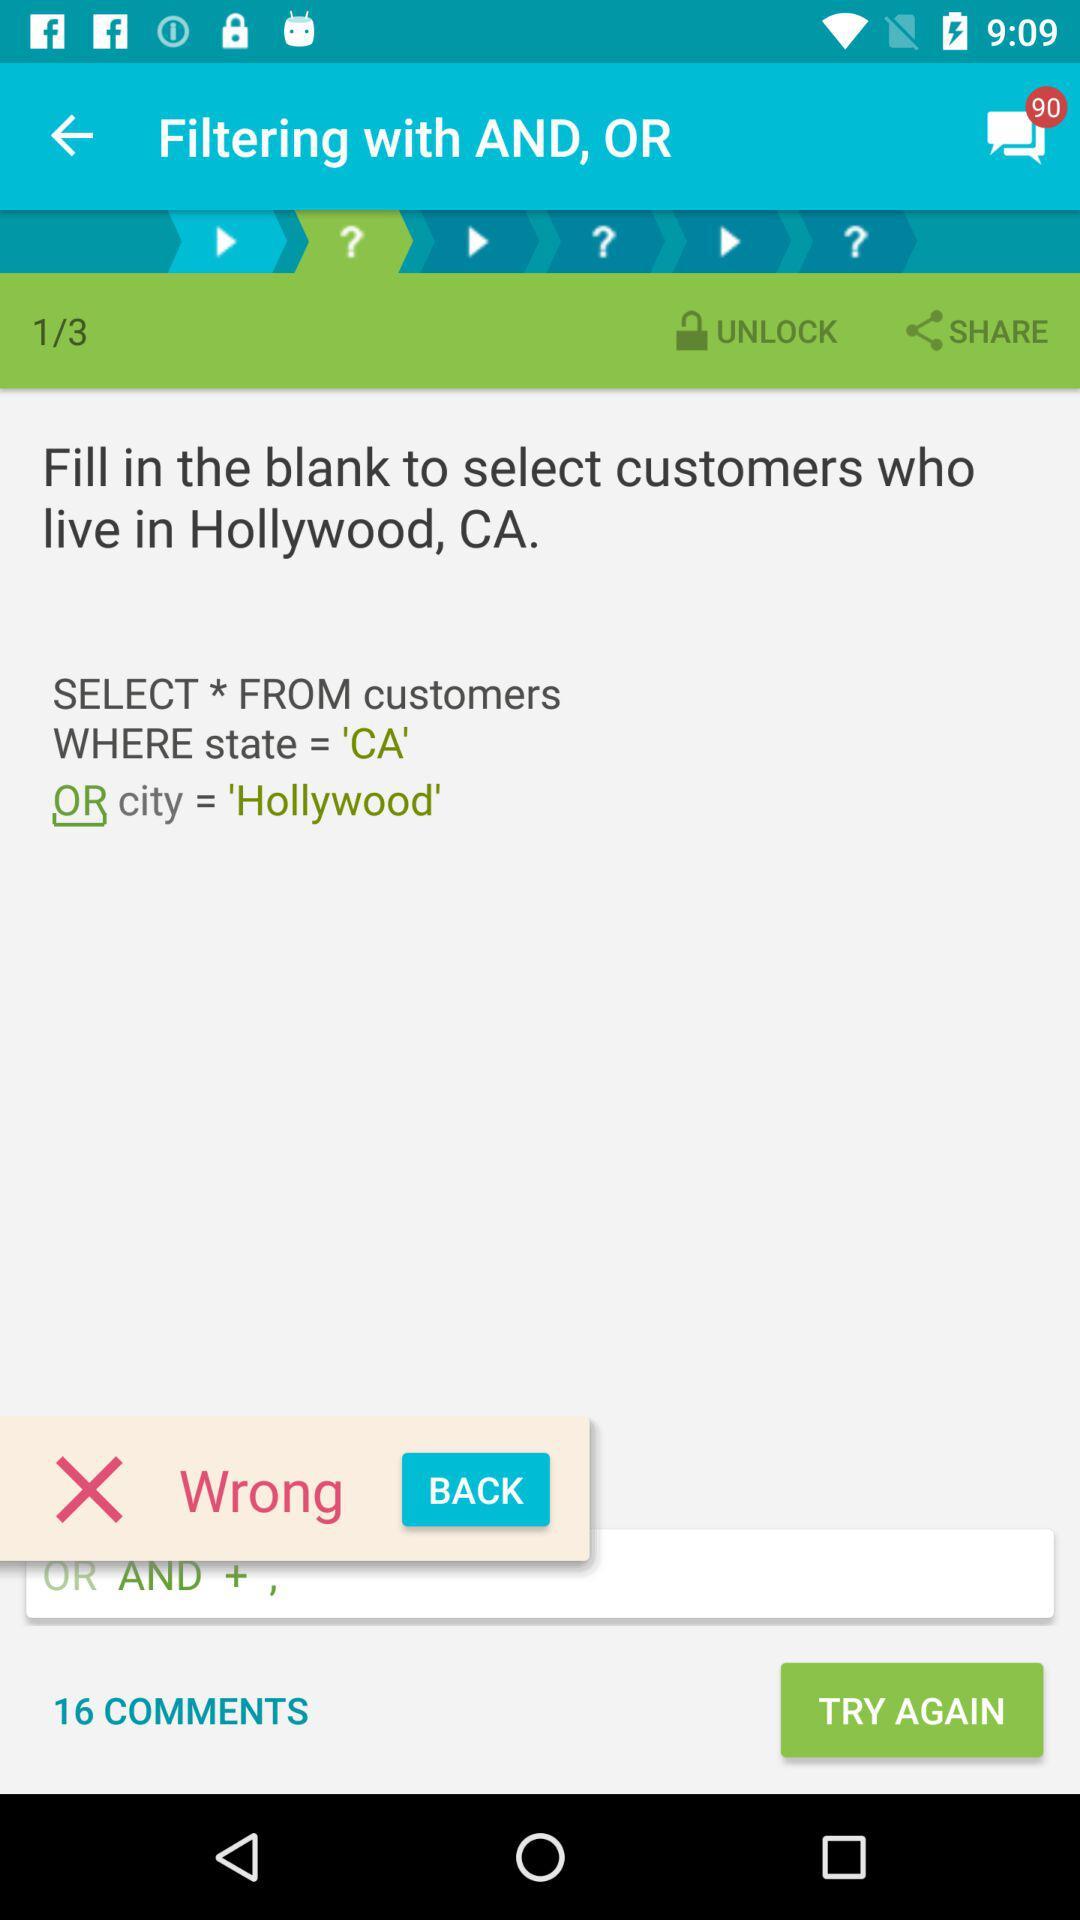  Describe the element at coordinates (475, 1489) in the screenshot. I see `item next to wrong` at that location.